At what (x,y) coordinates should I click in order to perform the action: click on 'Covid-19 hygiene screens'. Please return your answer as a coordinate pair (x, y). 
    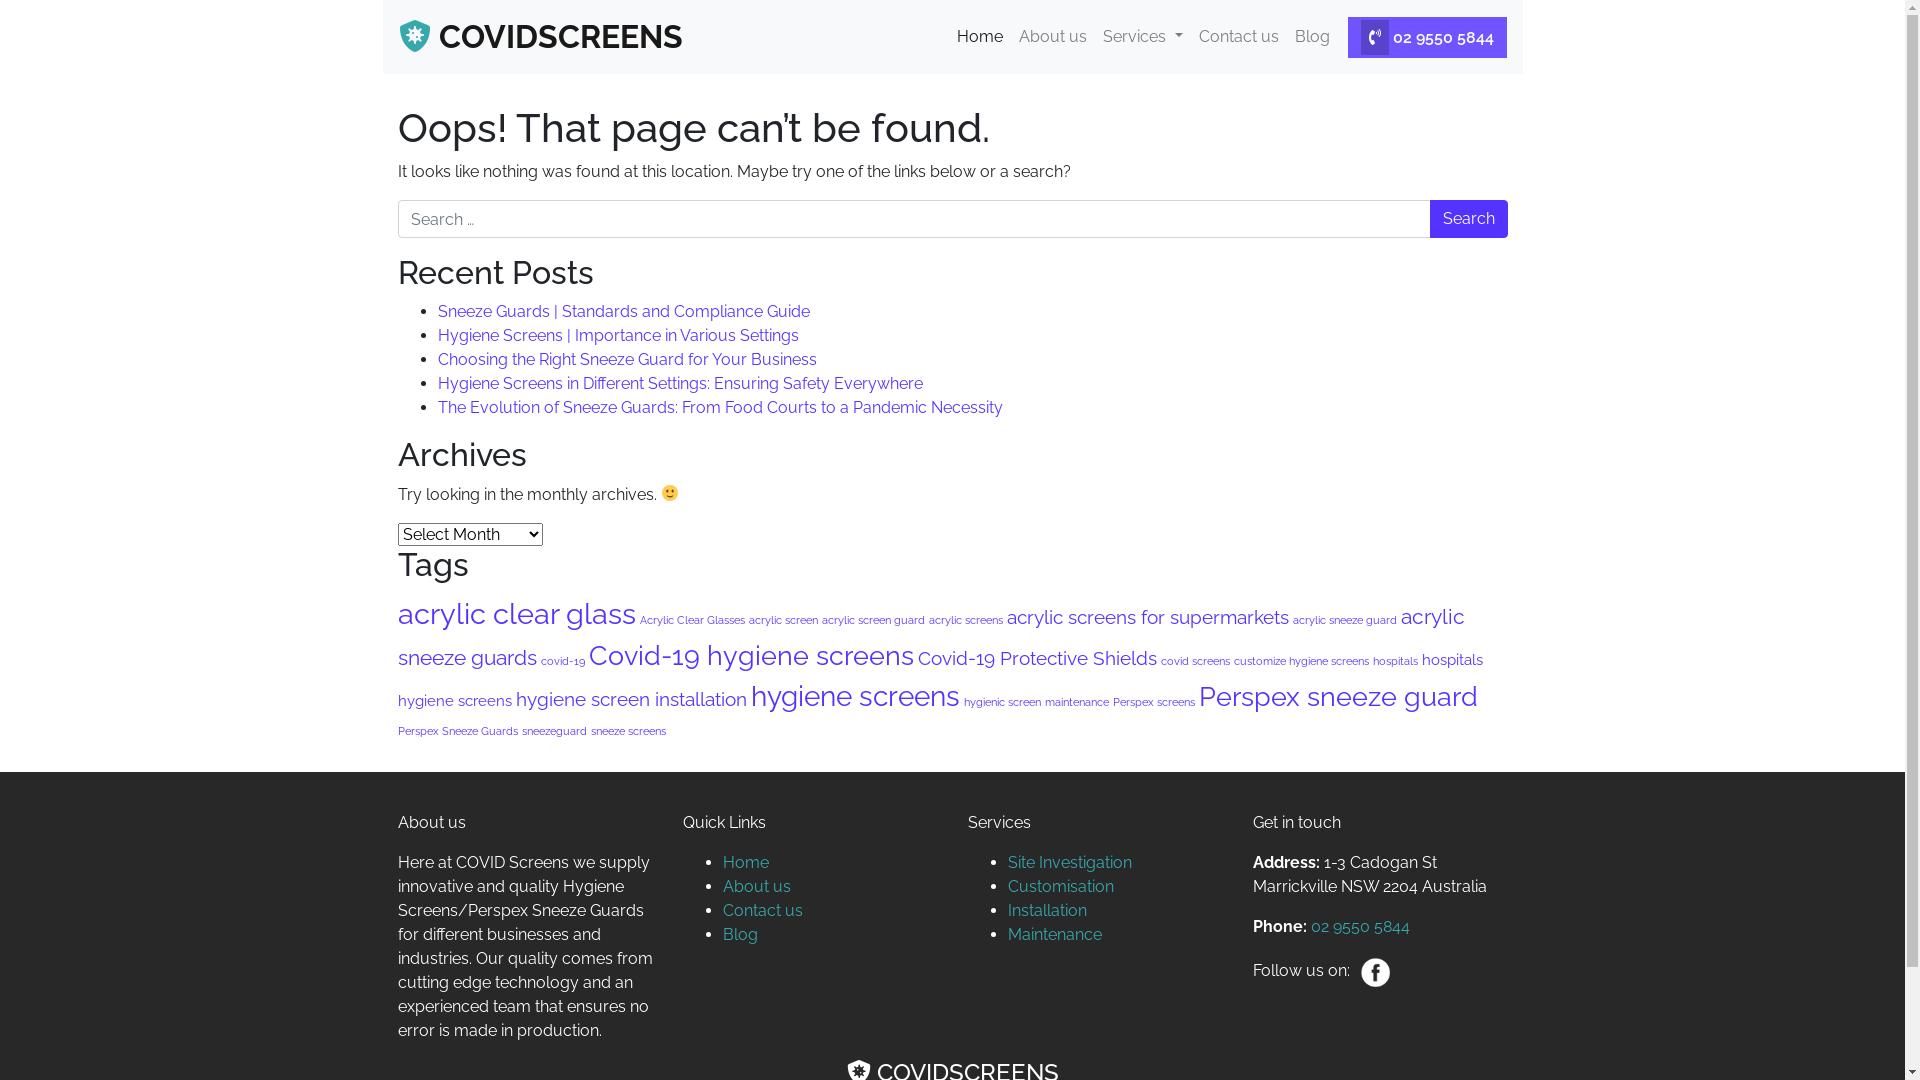
    Looking at the image, I should click on (749, 655).